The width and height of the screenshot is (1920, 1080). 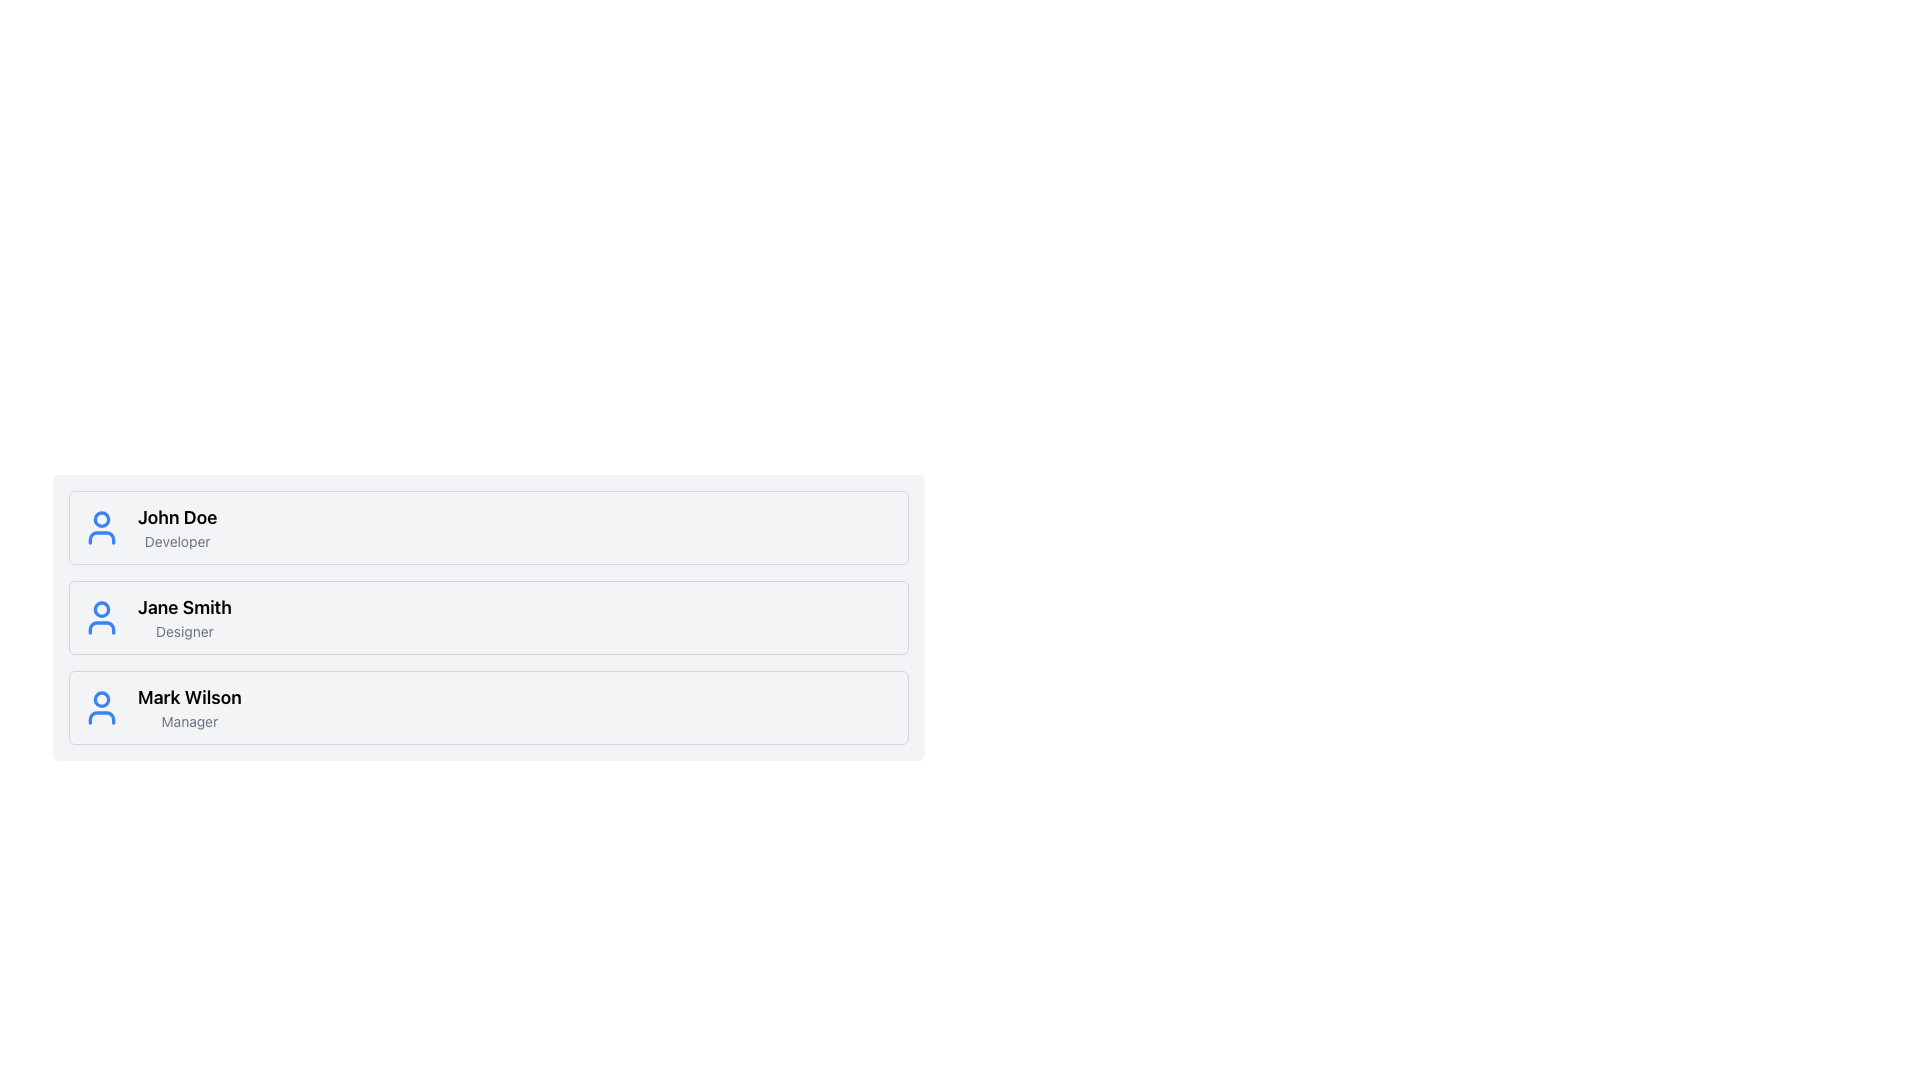 What do you see at coordinates (100, 527) in the screenshot?
I see `the blue circular user avatar icon located` at bounding box center [100, 527].